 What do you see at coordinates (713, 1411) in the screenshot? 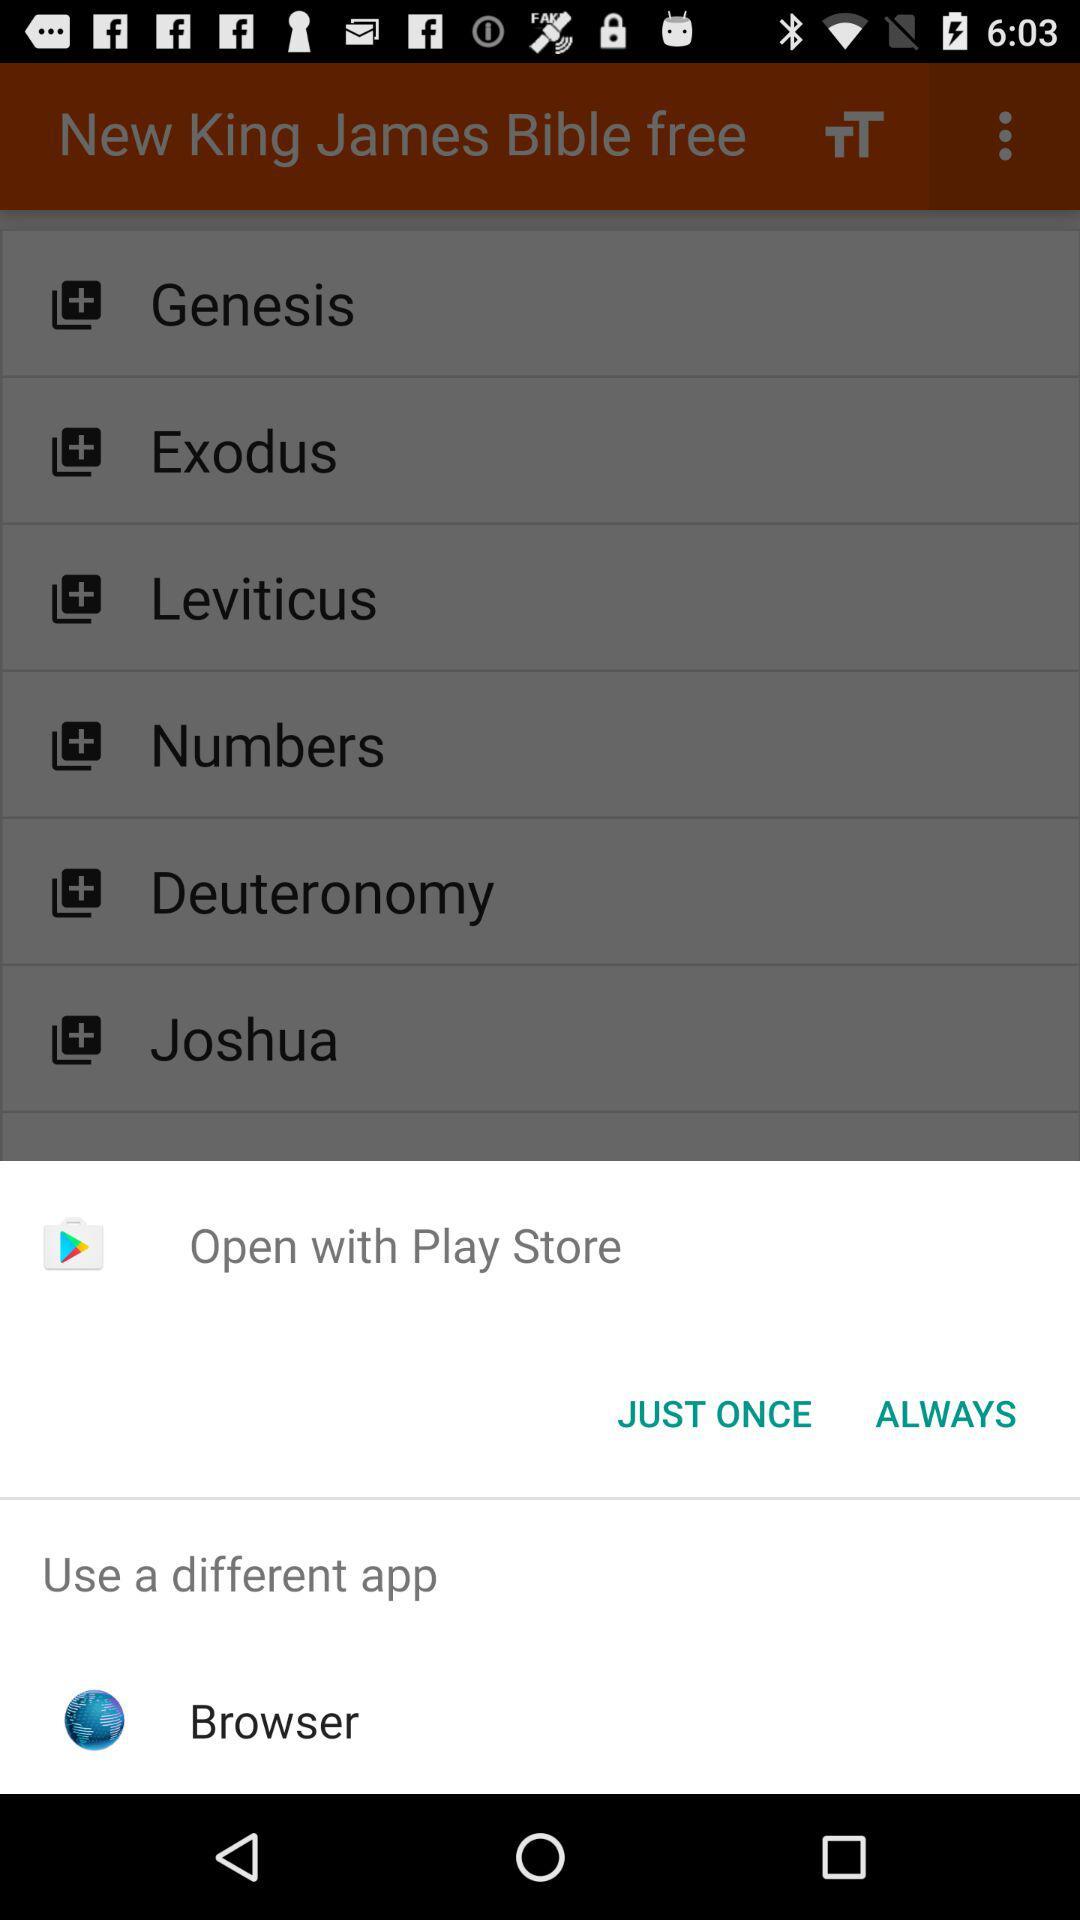
I see `the button to the left of the always icon` at bounding box center [713, 1411].